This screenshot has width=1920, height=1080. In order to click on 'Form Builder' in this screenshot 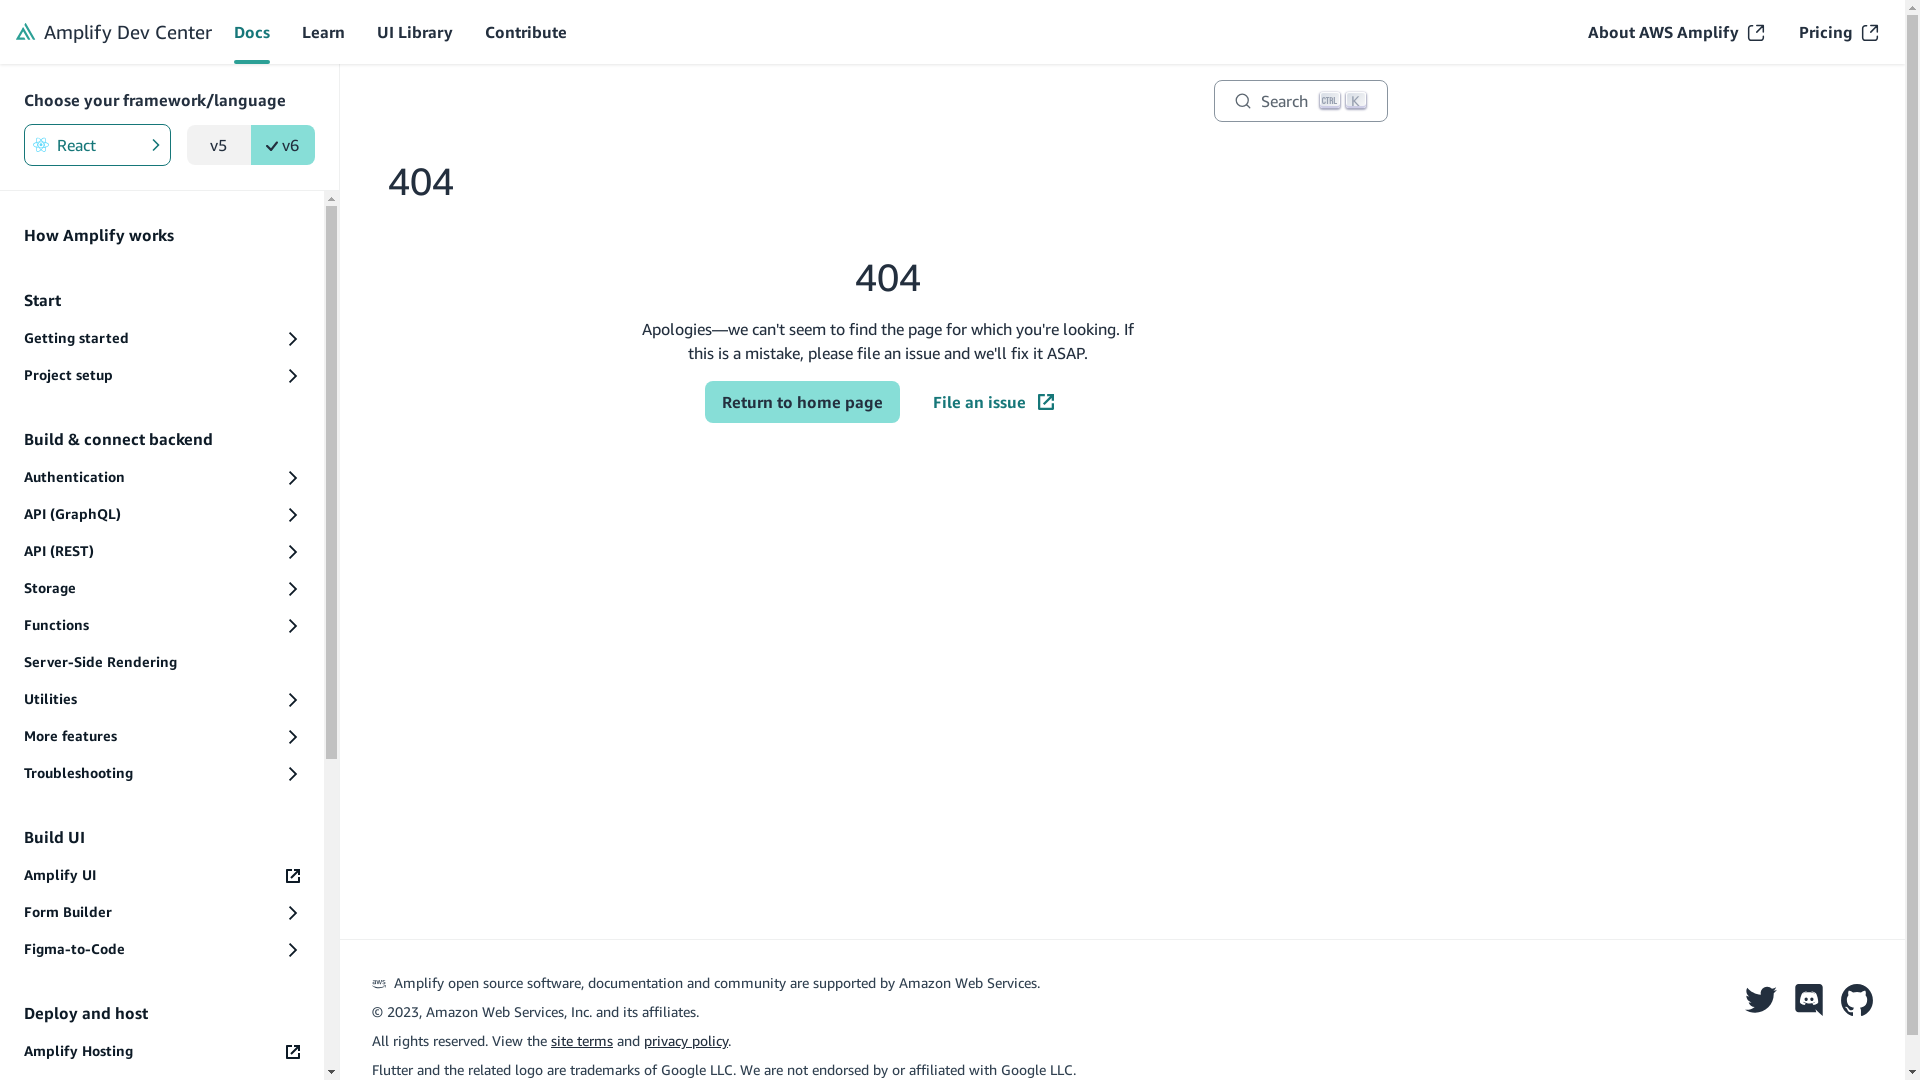, I will do `click(162, 912)`.